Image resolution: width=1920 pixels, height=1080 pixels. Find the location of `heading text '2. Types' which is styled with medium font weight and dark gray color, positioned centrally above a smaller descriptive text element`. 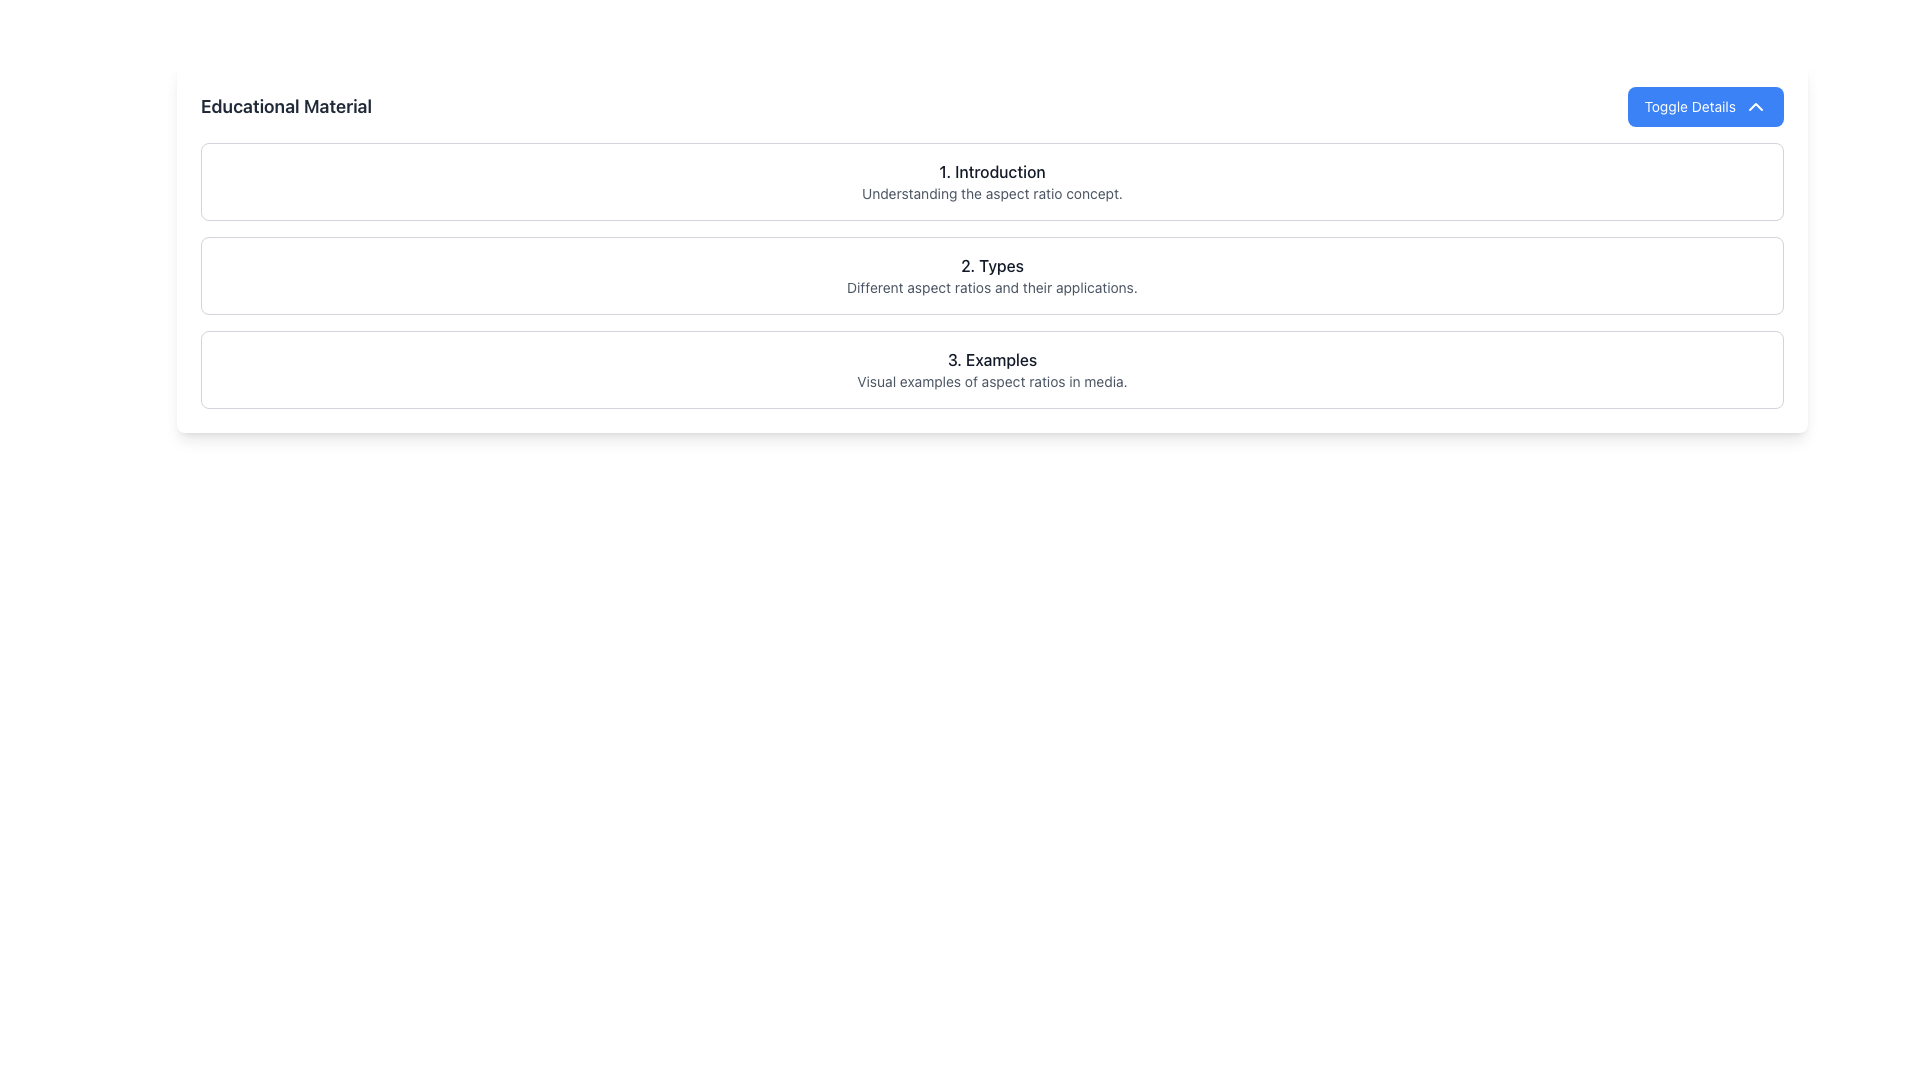

heading text '2. Types' which is styled with medium font weight and dark gray color, positioned centrally above a smaller descriptive text element is located at coordinates (992, 265).